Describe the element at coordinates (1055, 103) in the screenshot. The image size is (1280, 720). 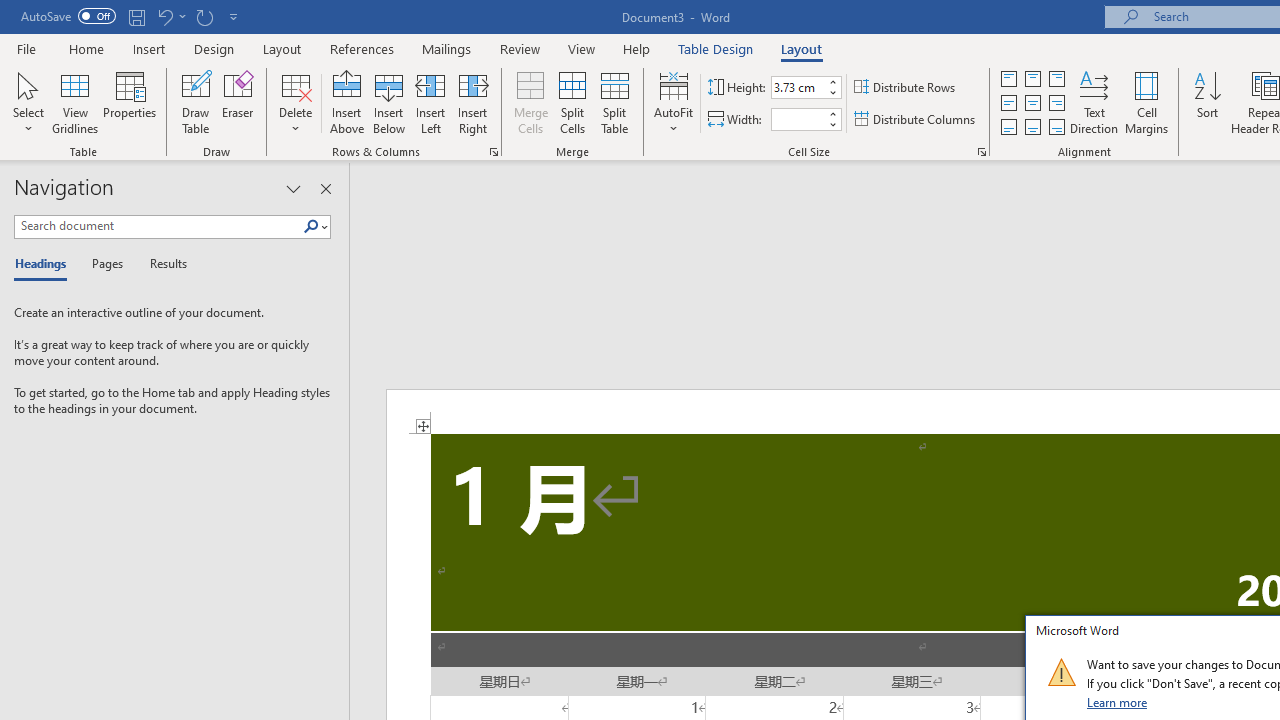
I see `'Align Center Right'` at that location.